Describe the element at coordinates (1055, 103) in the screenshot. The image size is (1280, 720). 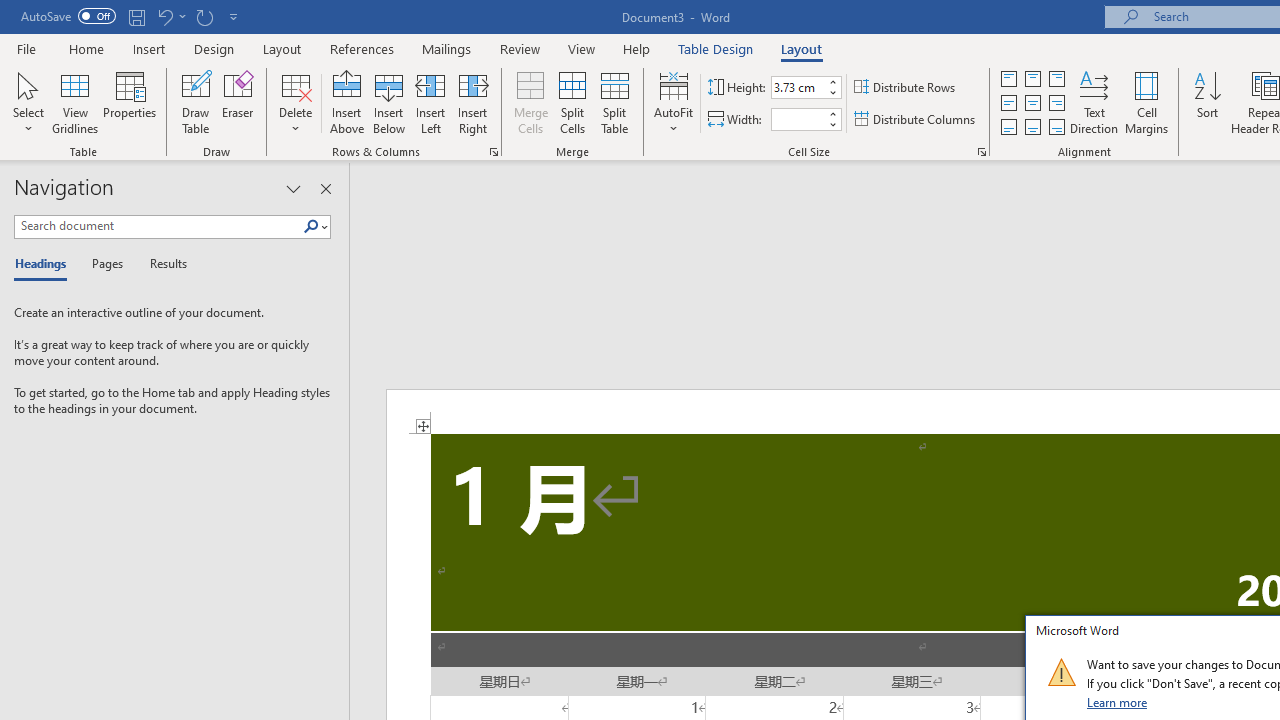
I see `'Align Center Right'` at that location.